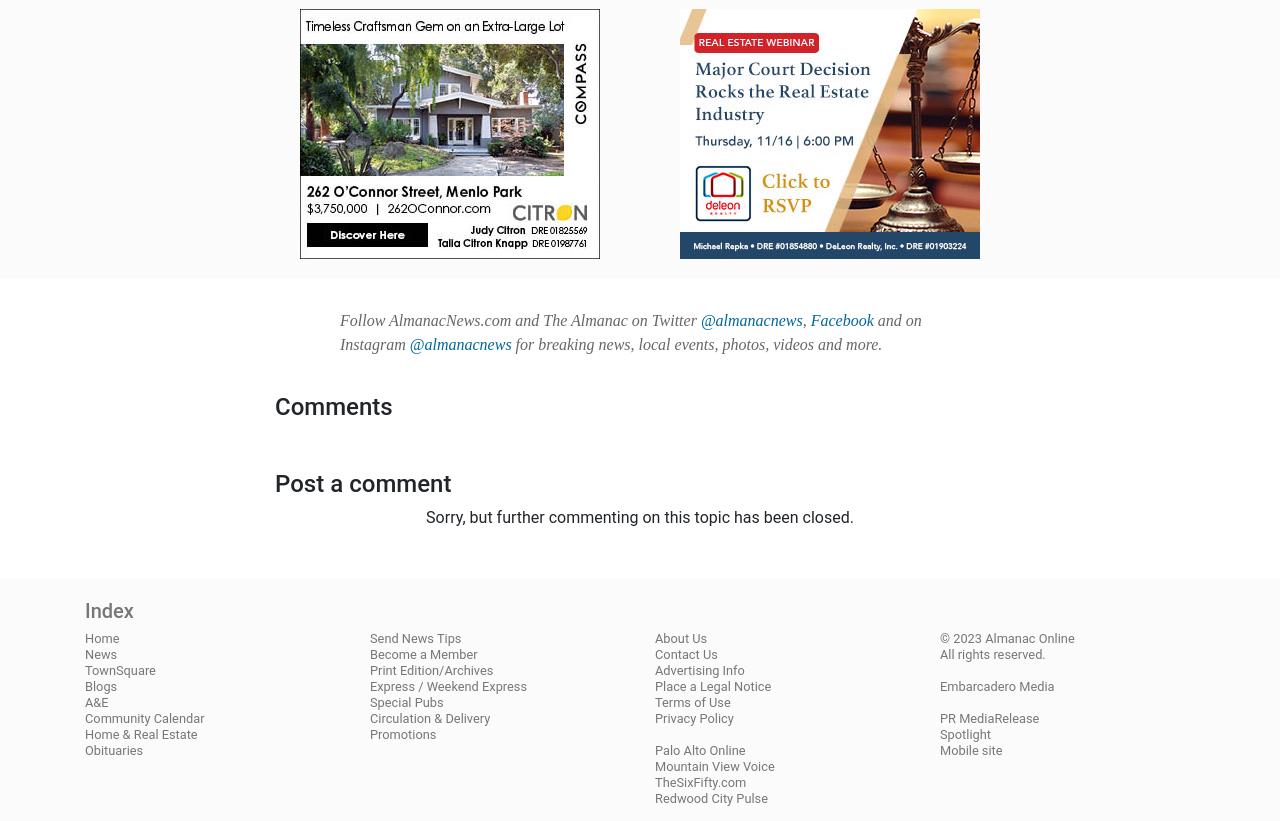  Describe the element at coordinates (939, 732) in the screenshot. I see `'Spotlight'` at that location.